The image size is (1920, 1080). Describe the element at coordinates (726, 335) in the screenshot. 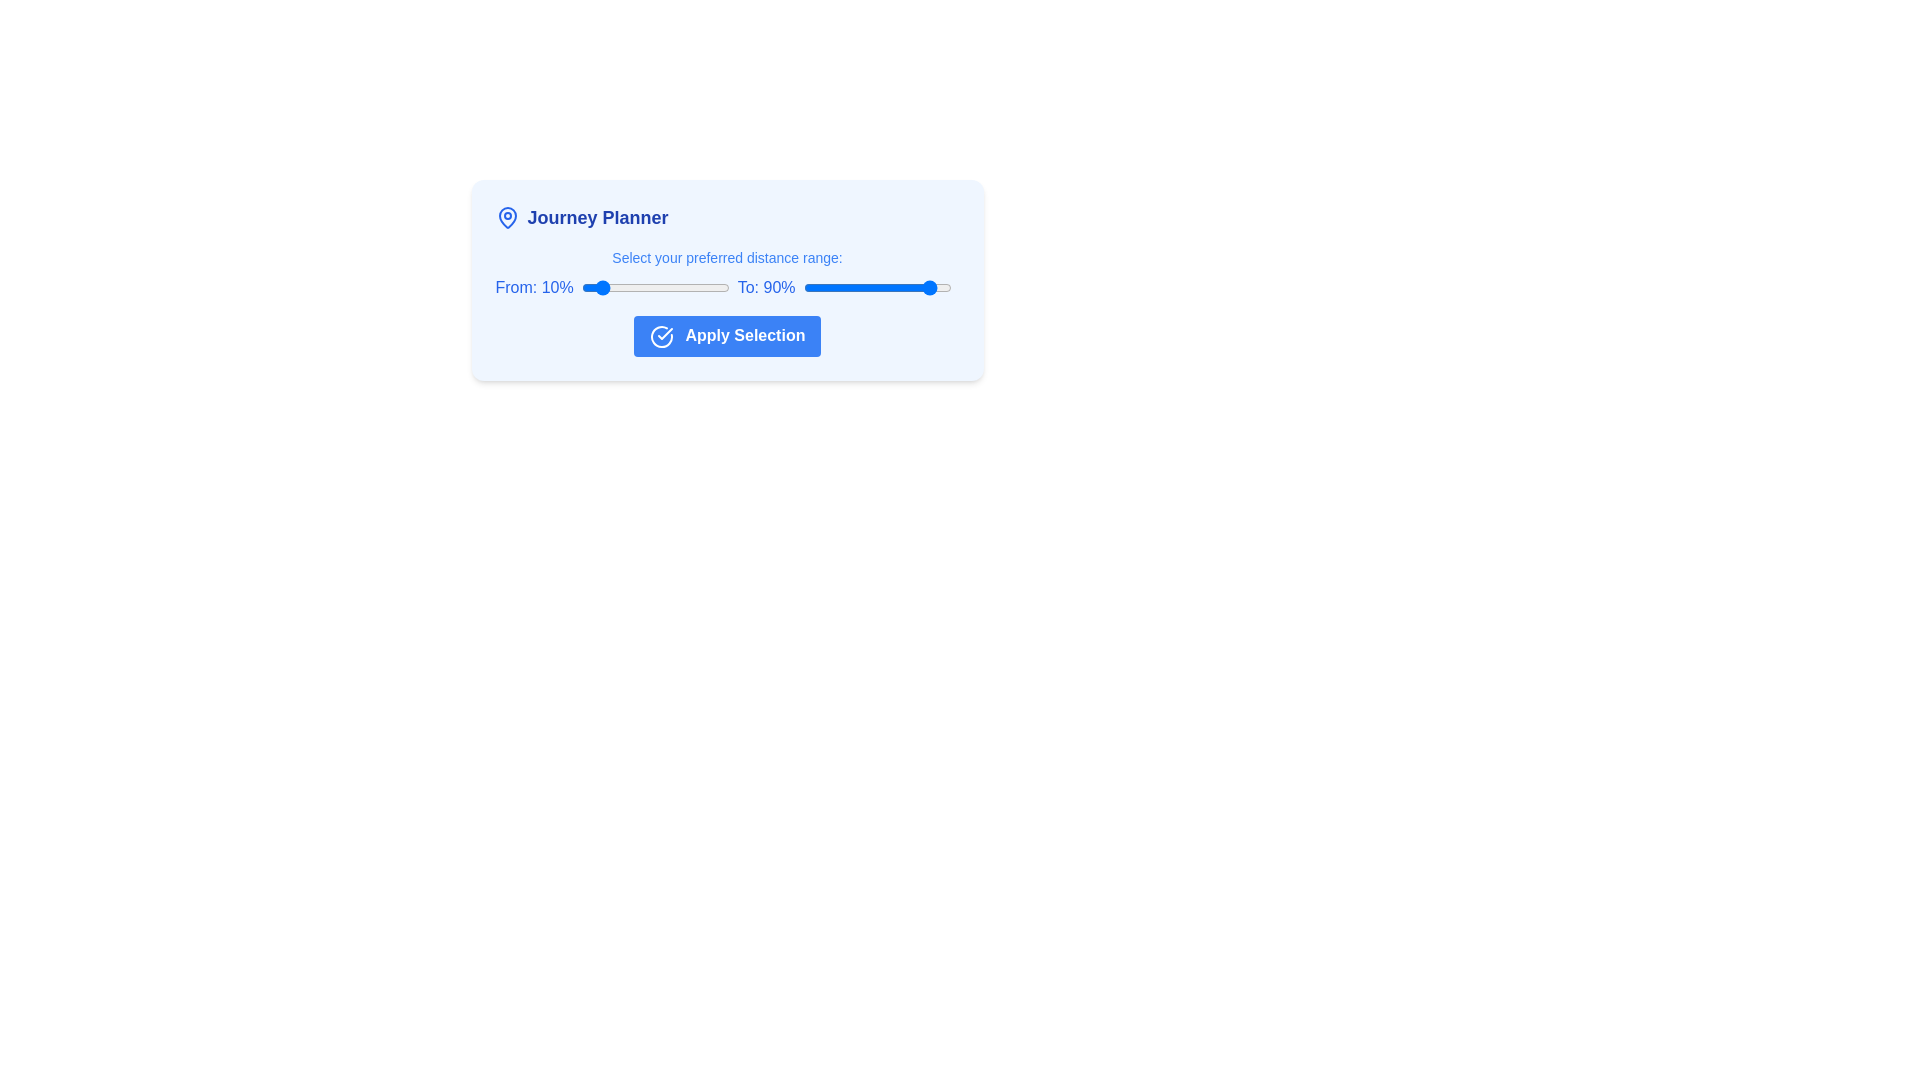

I see `the rectangular button with a blue background and the white text 'Apply Selection' located at the bottom of the 'Journey Planner' card to confirm the selection` at that location.